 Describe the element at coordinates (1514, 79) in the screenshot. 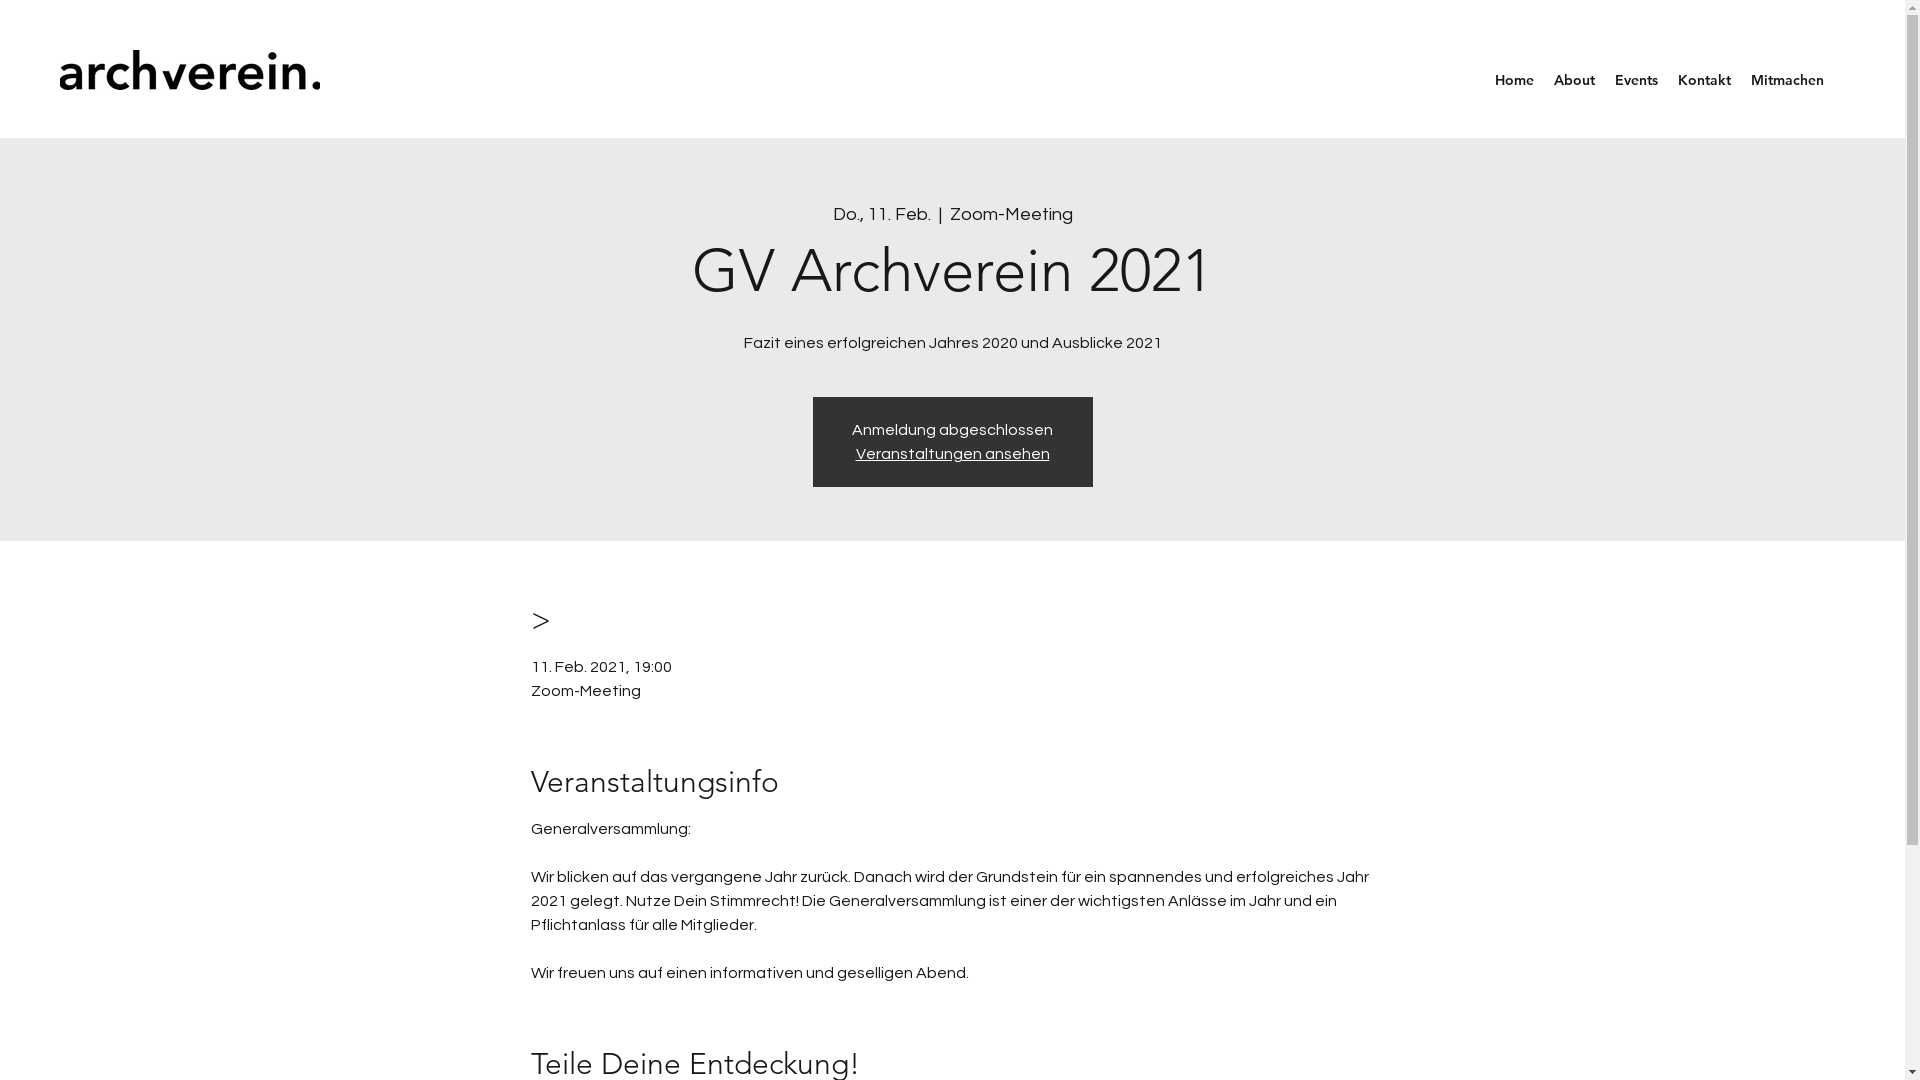

I see `'Home'` at that location.